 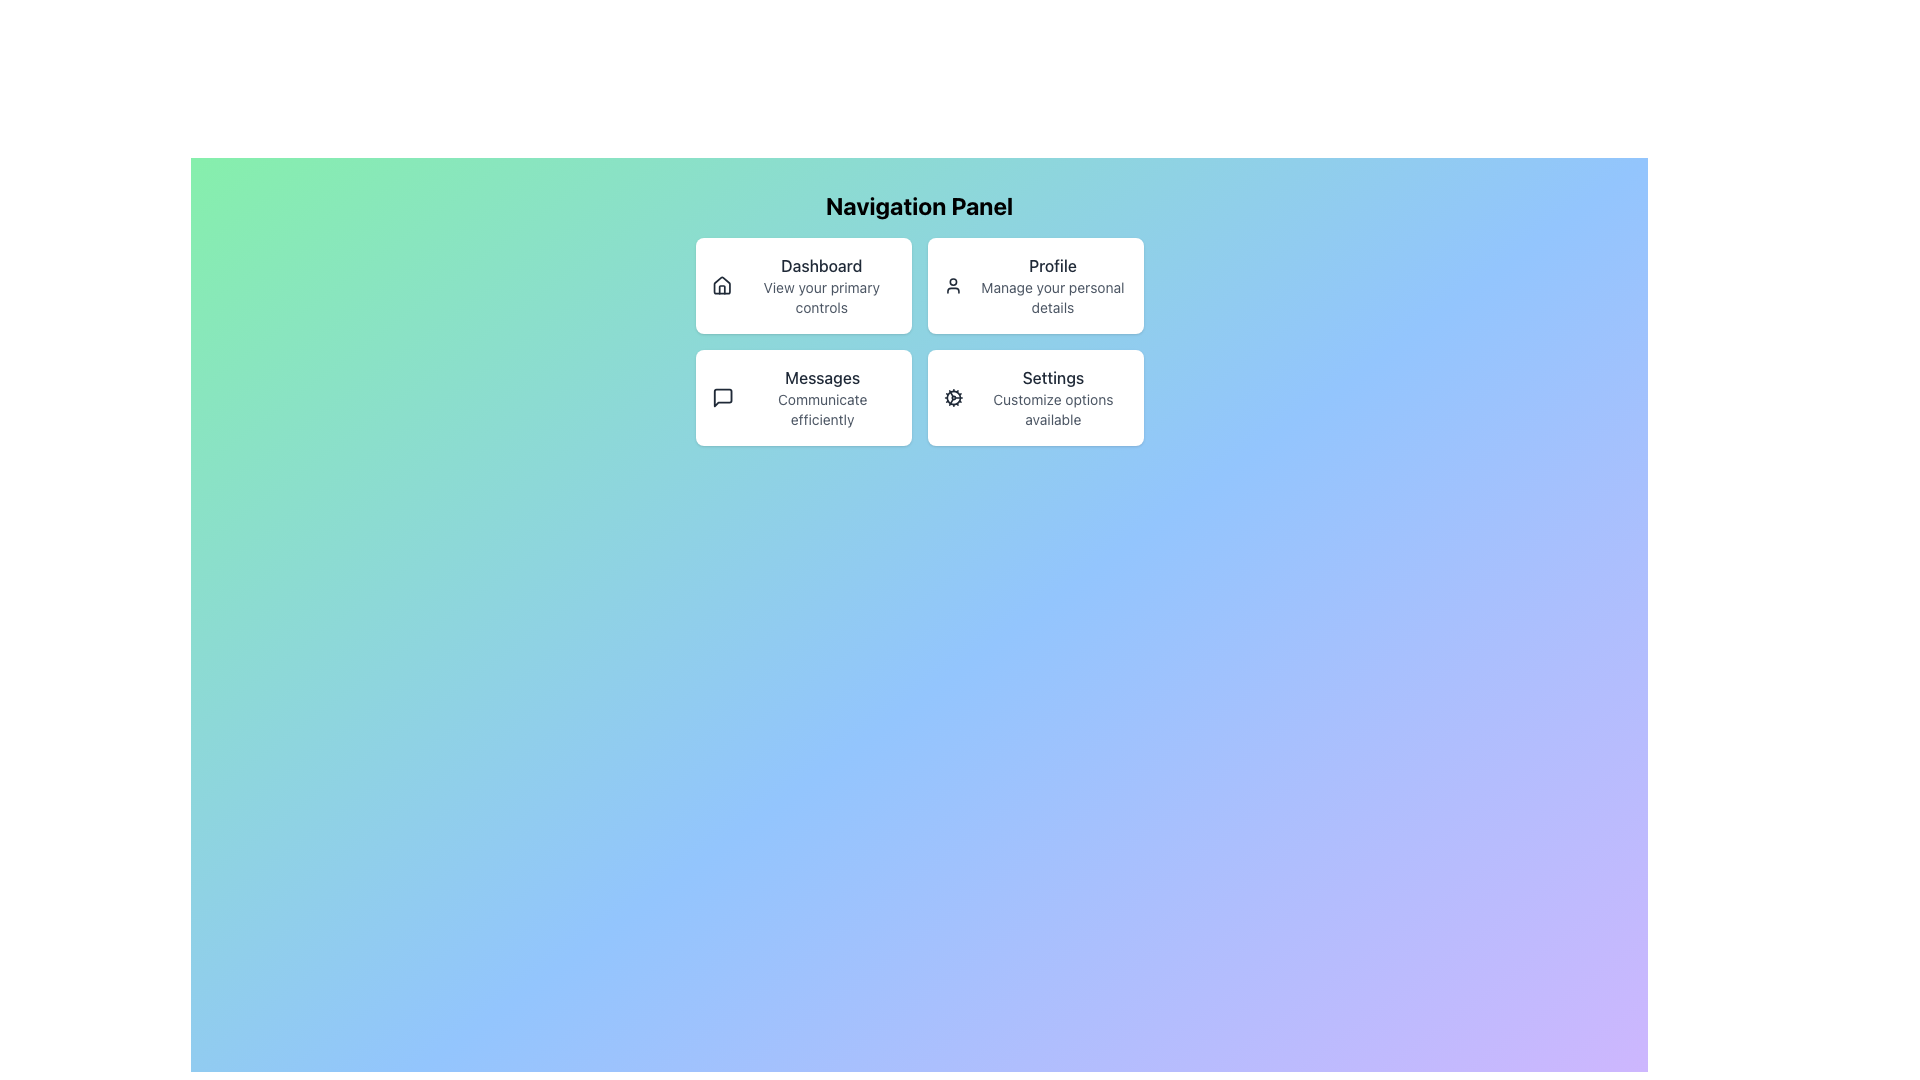 What do you see at coordinates (822, 397) in the screenshot?
I see `the Text Block with Title and Subtitle that introduces the Messages section, which is positioned in the first column of the second row of a 2x2 grid layout` at bounding box center [822, 397].